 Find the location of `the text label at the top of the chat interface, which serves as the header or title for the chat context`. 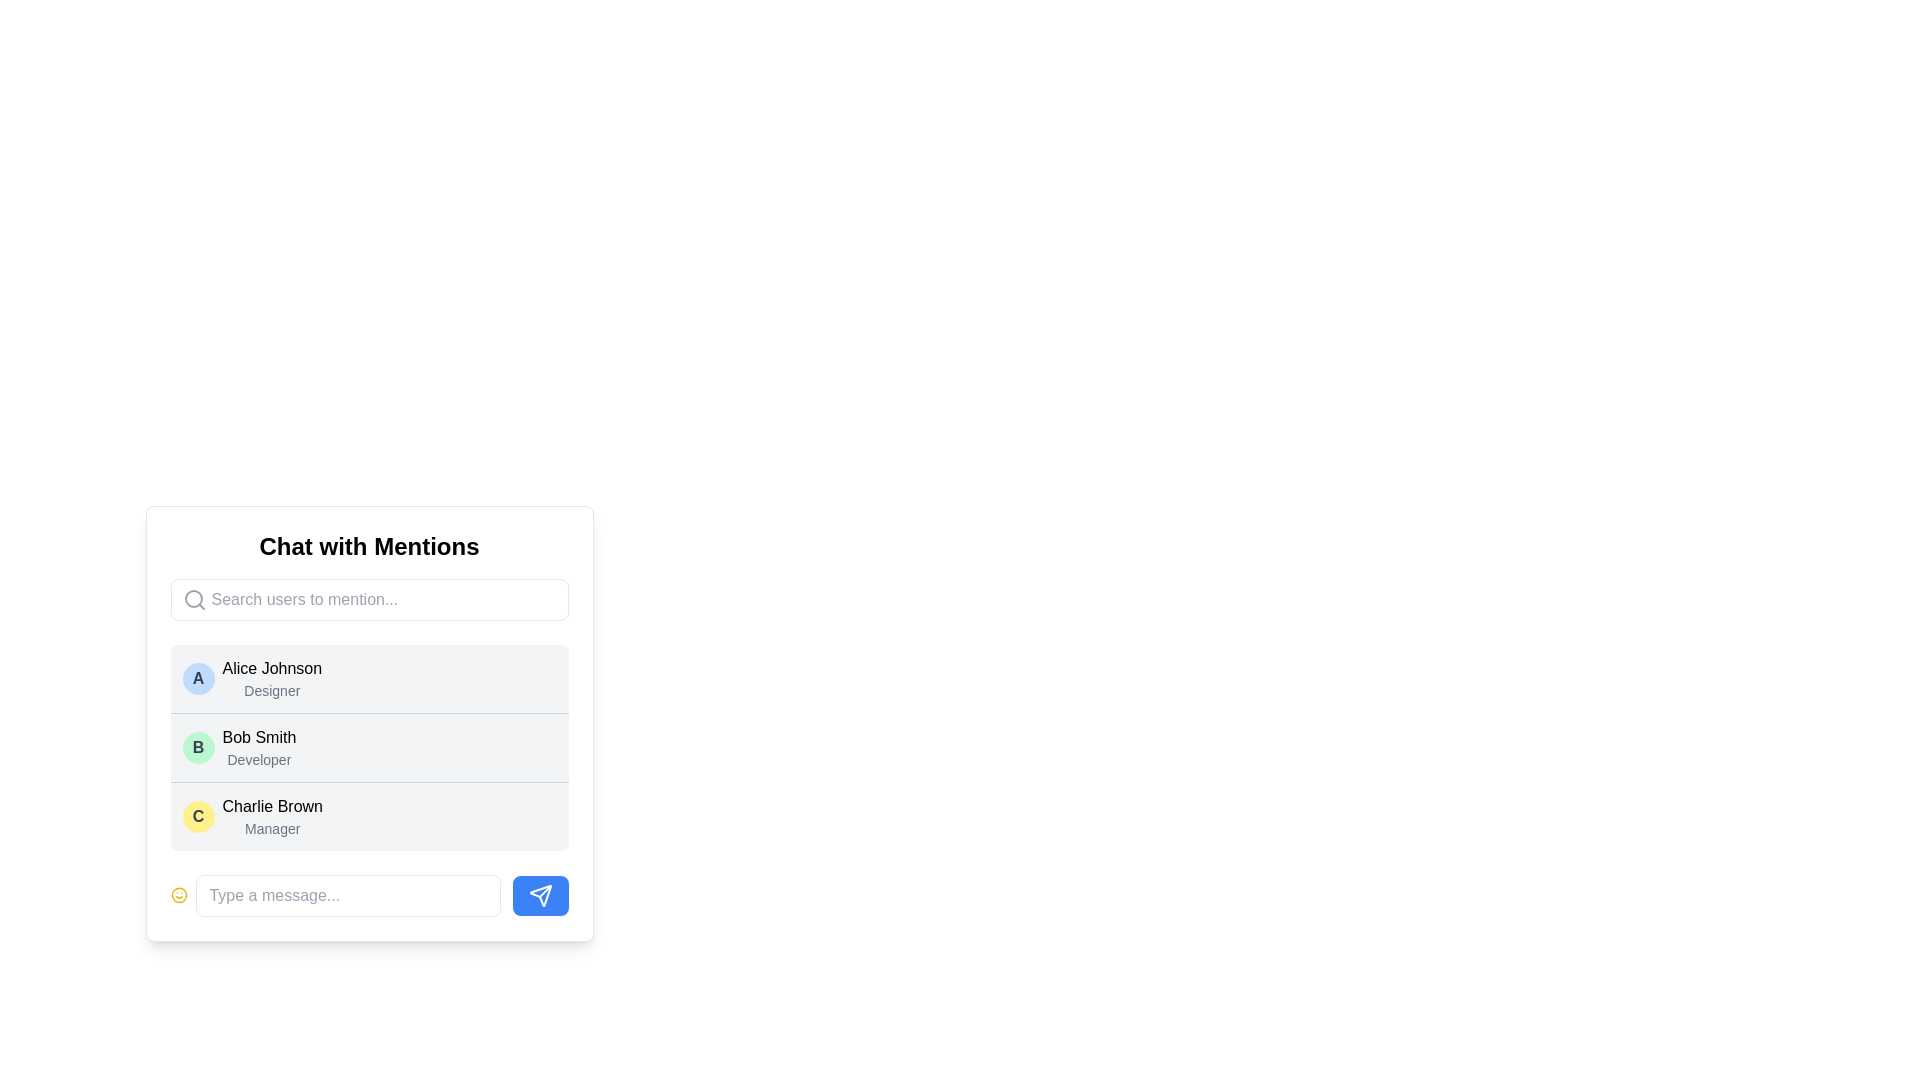

the text label at the top of the chat interface, which serves as the header or title for the chat context is located at coordinates (369, 547).